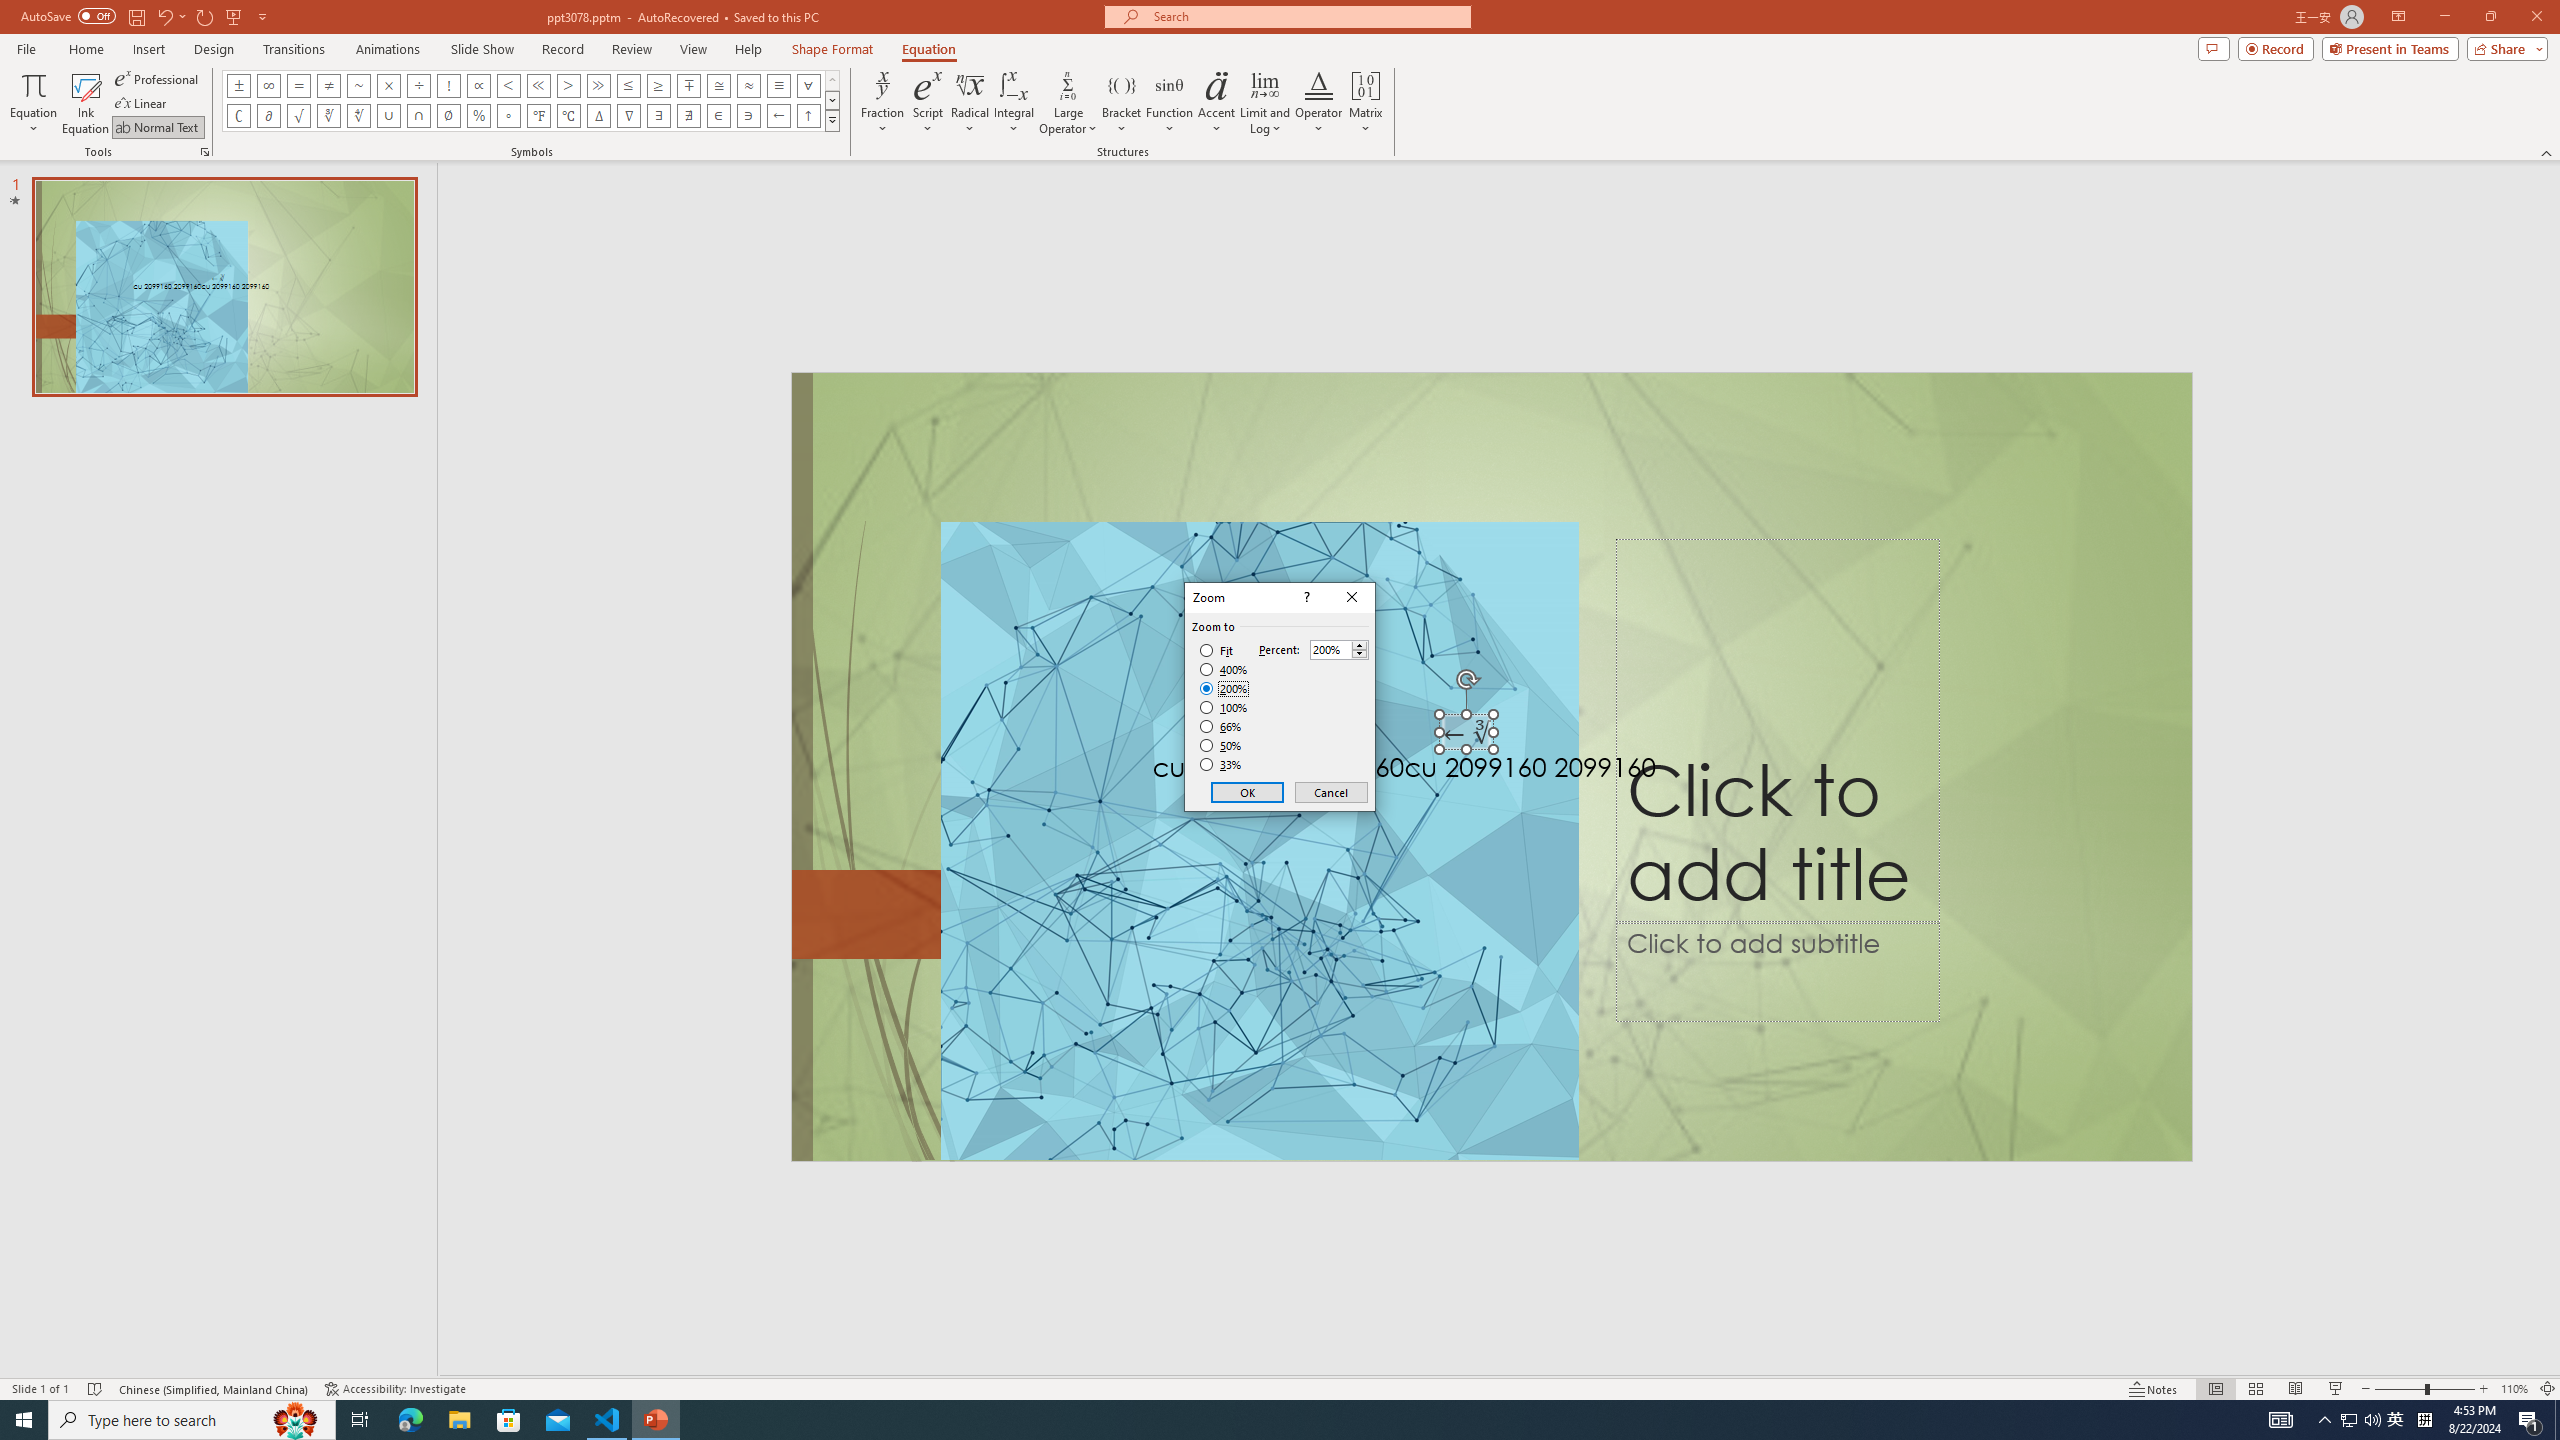 The image size is (2560, 1440). Describe the element at coordinates (1317, 103) in the screenshot. I see `'Operator'` at that location.